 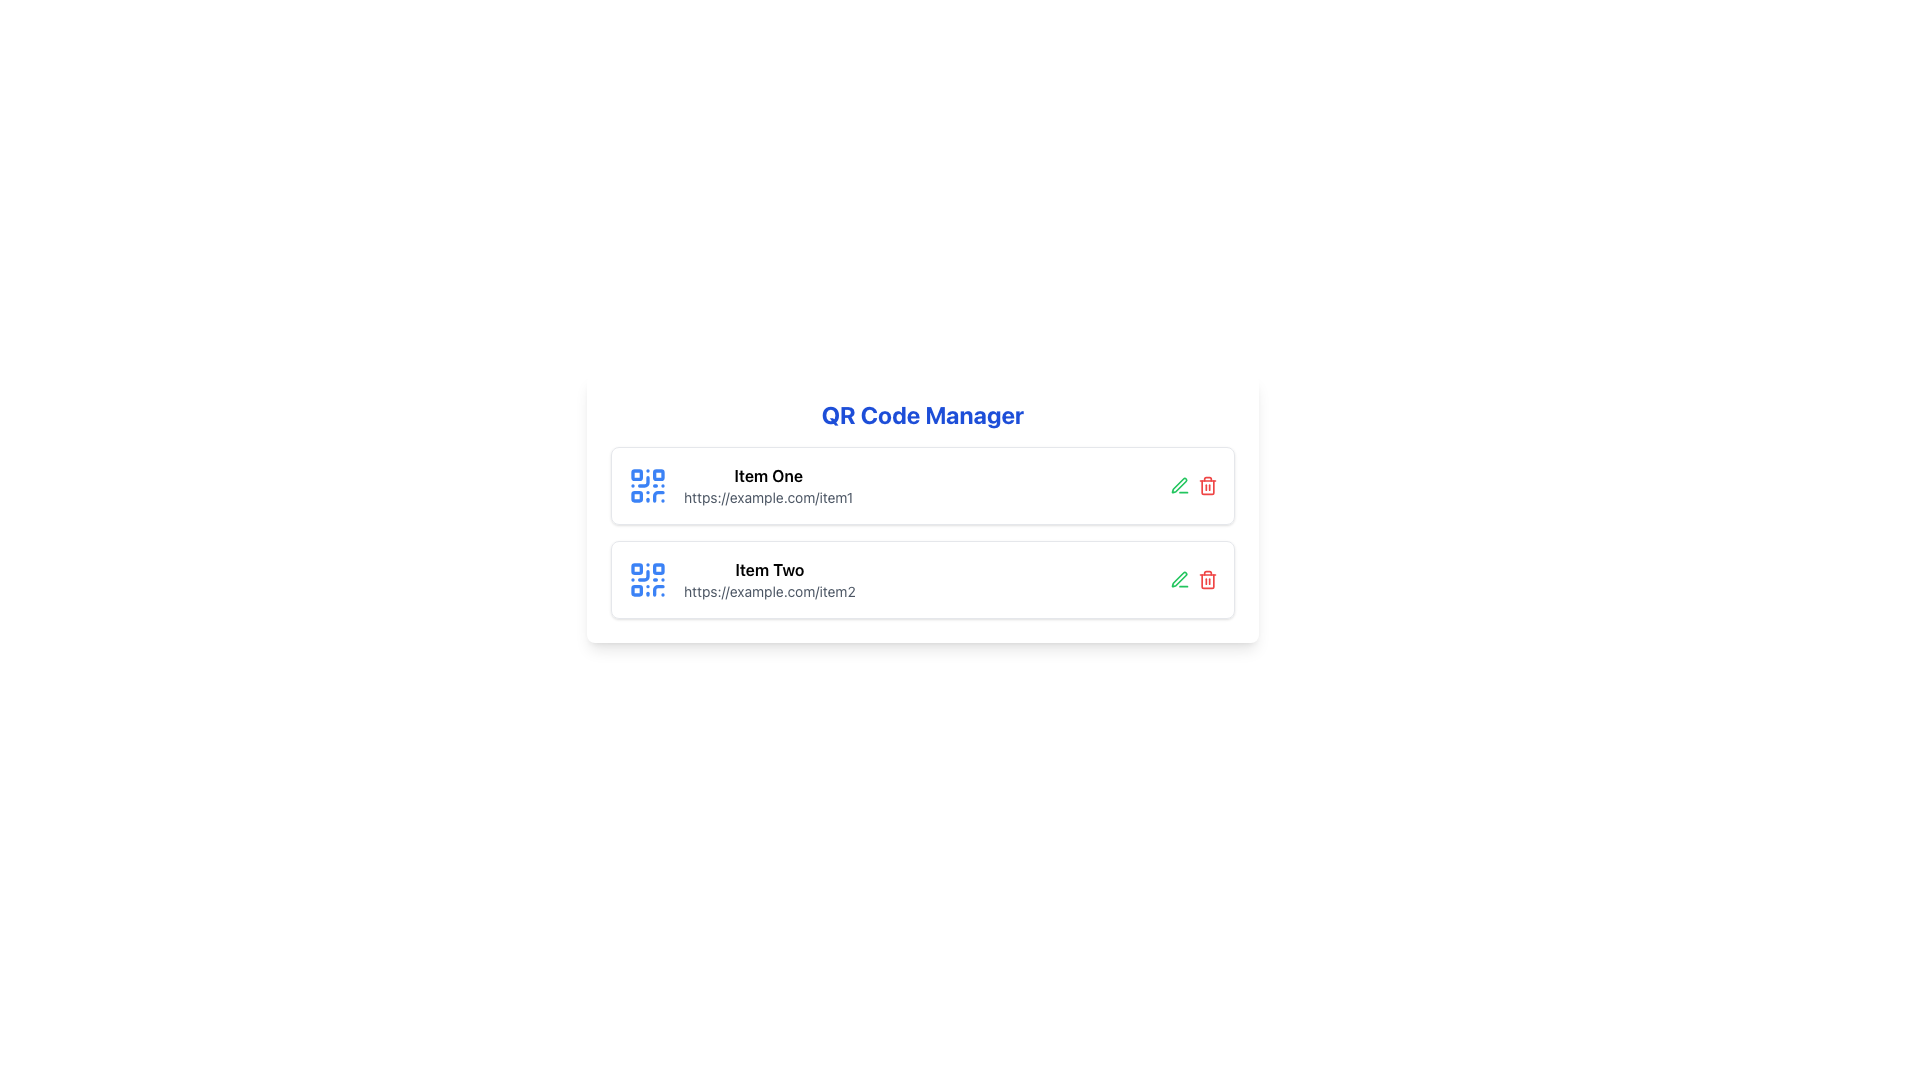 What do you see at coordinates (739, 486) in the screenshot?
I see `the Text display group titled 'Item One' that includes a description with the URL 'https://example.com/item1' and is visually grouped with a blue QR code icon` at bounding box center [739, 486].